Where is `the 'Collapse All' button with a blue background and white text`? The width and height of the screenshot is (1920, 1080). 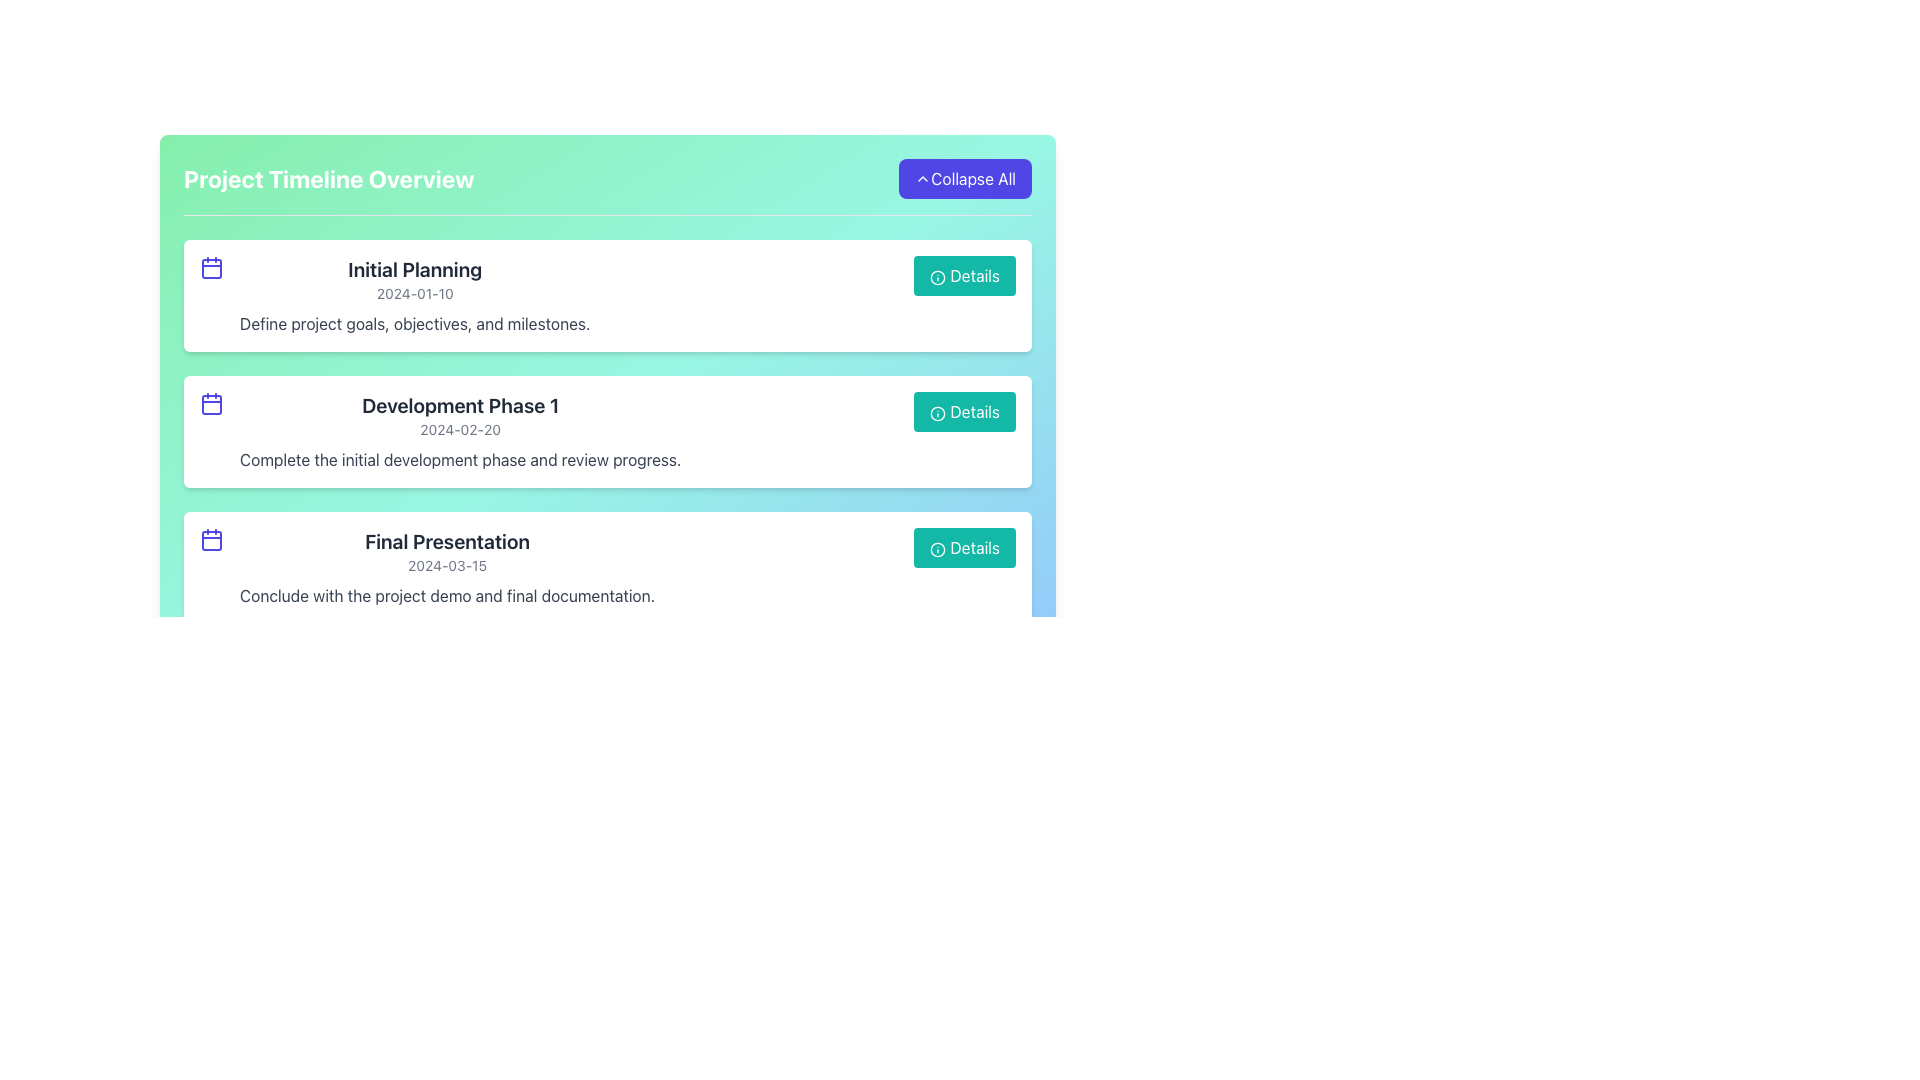 the 'Collapse All' button with a blue background and white text is located at coordinates (964, 177).